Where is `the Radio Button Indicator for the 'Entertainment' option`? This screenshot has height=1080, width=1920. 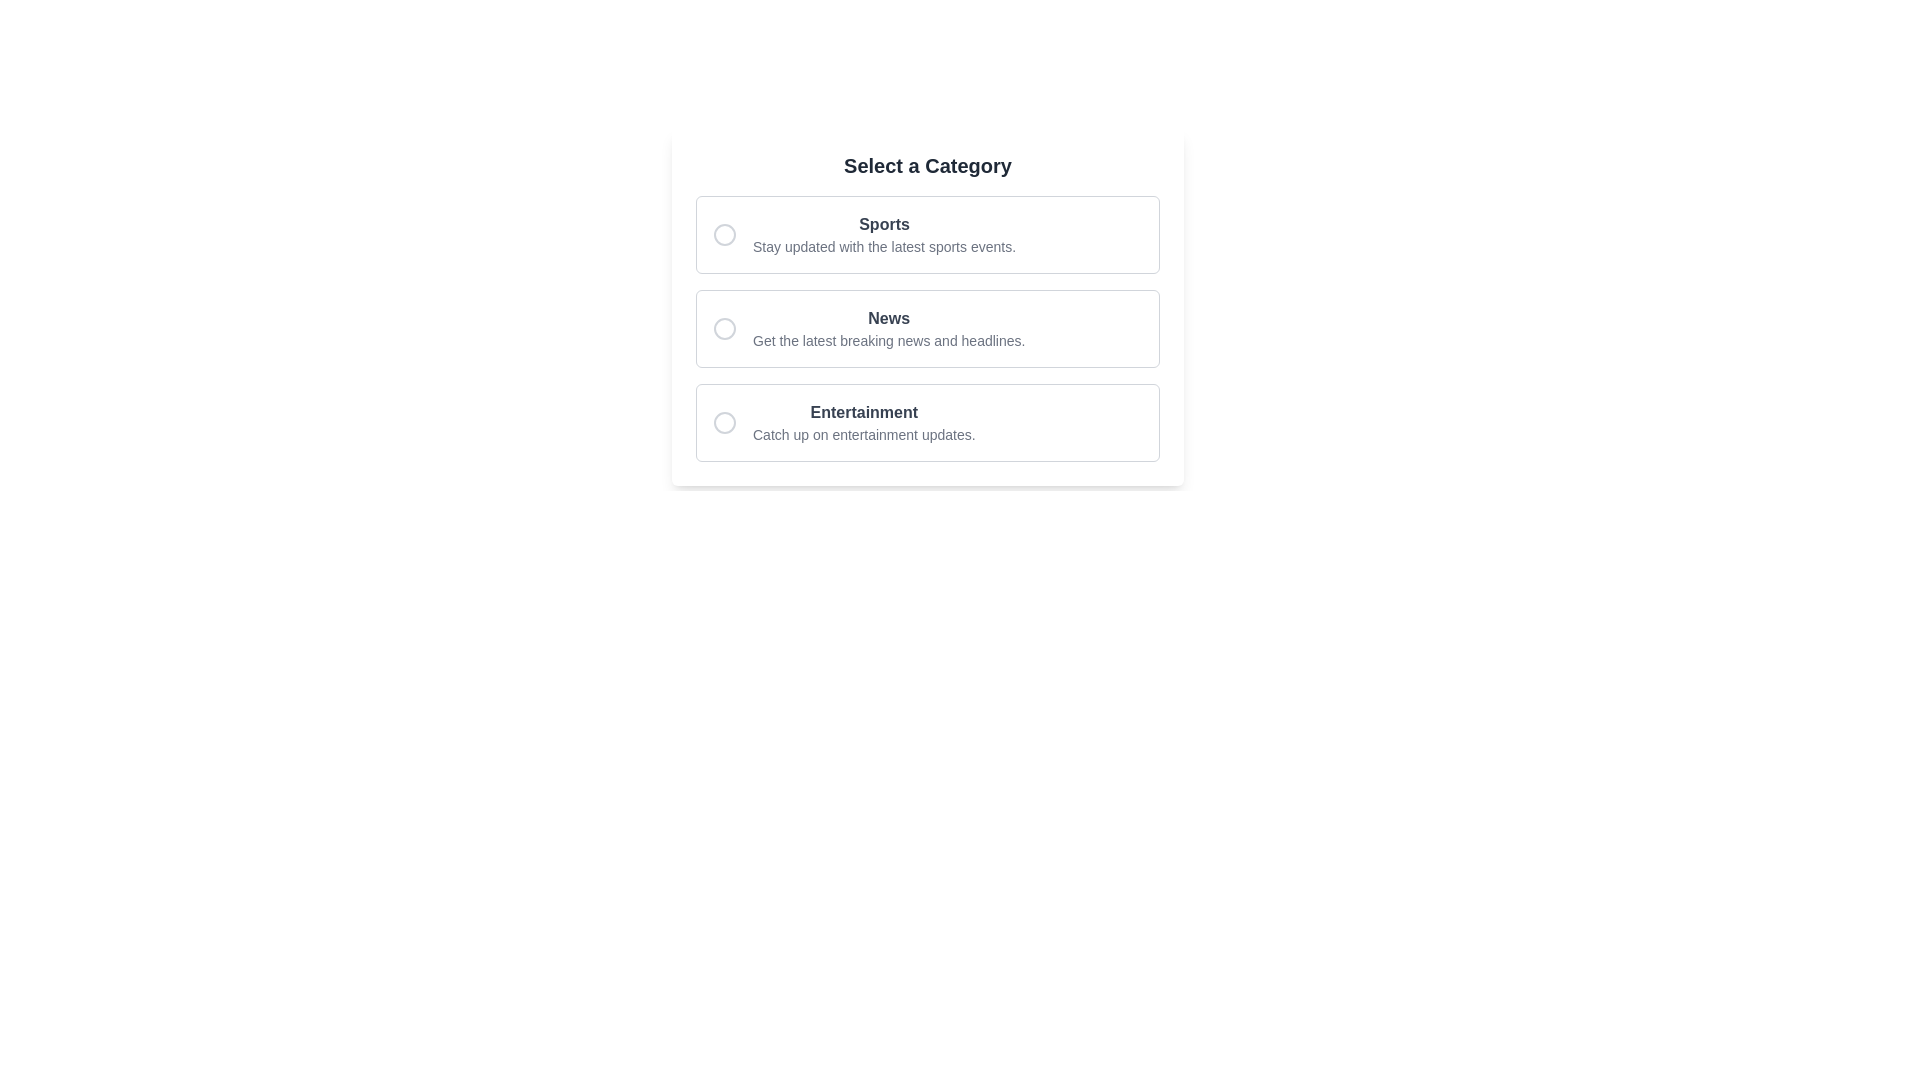 the Radio Button Indicator for the 'Entertainment' option is located at coordinates (723, 422).